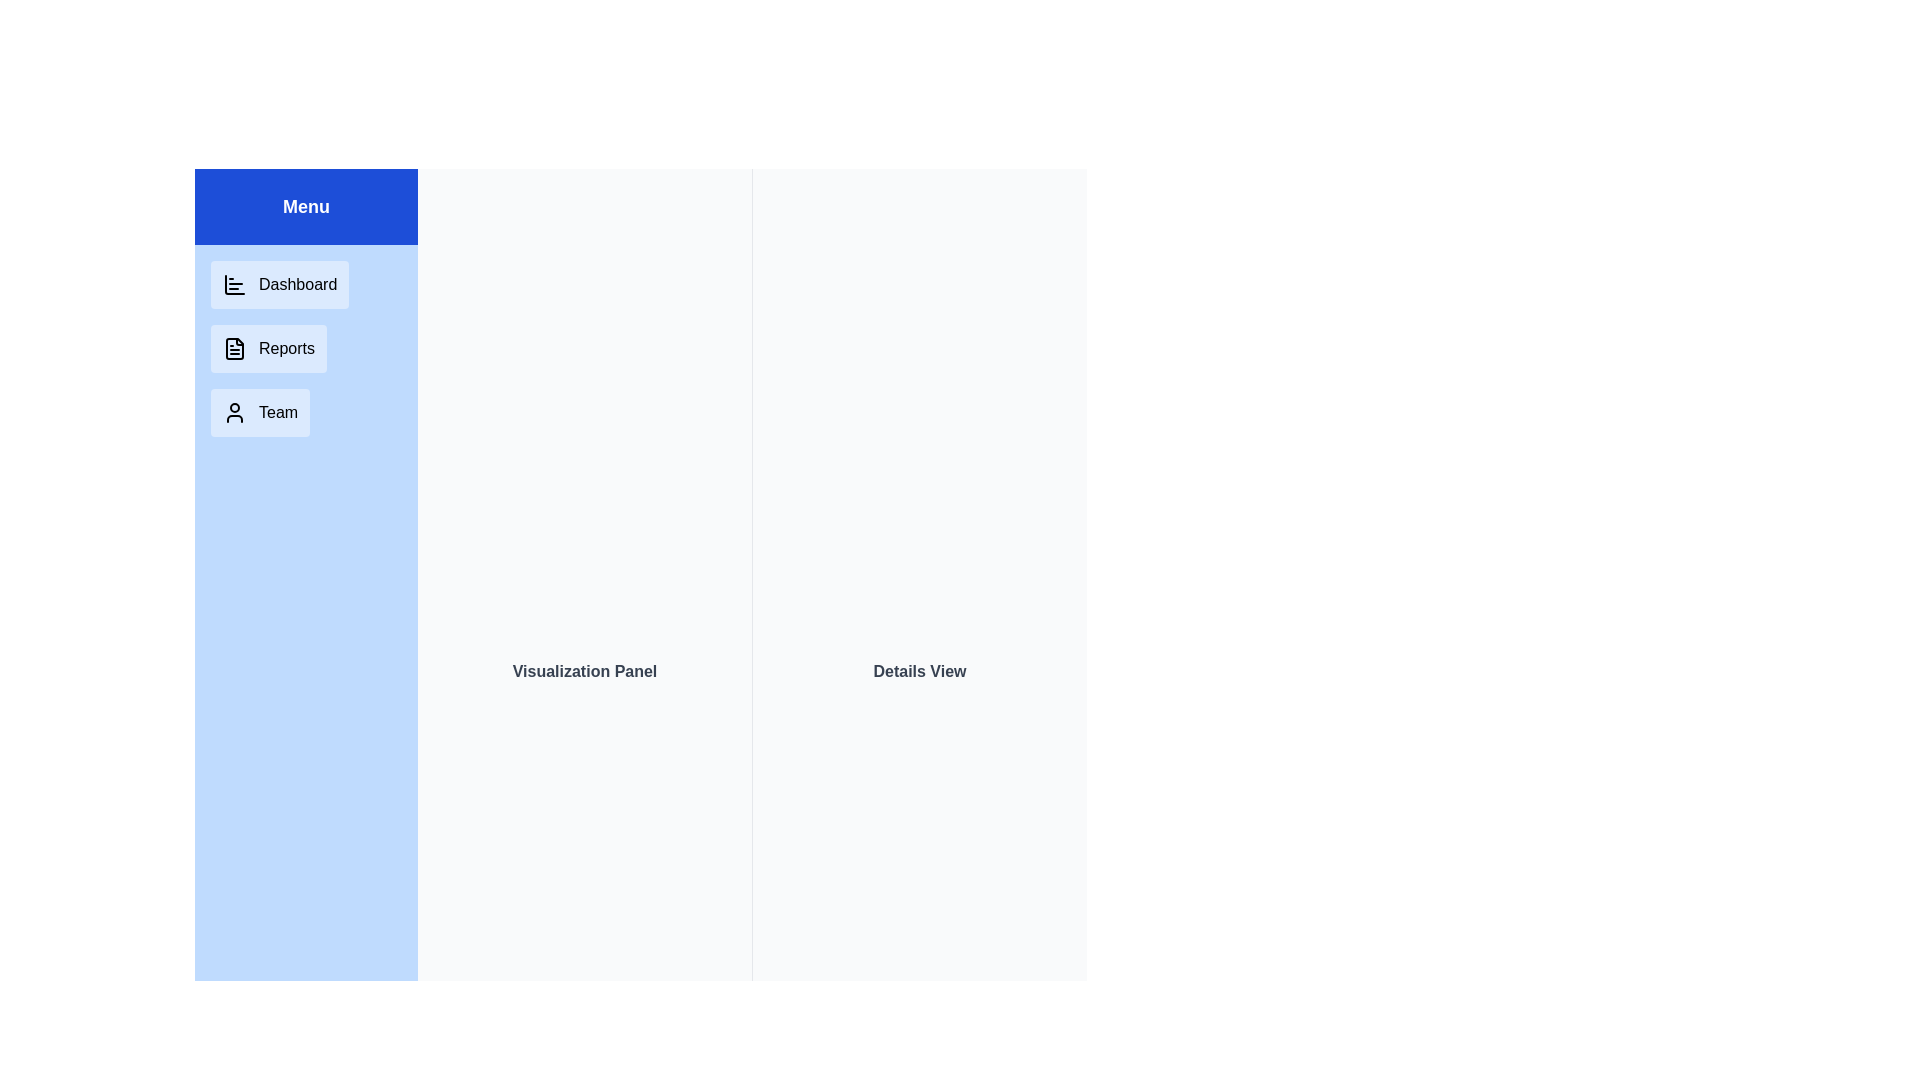 The height and width of the screenshot is (1080, 1920). What do you see at coordinates (235, 347) in the screenshot?
I see `the file icon representing the Reports menu item located in the second position of the vertical list in the left-side menu` at bounding box center [235, 347].